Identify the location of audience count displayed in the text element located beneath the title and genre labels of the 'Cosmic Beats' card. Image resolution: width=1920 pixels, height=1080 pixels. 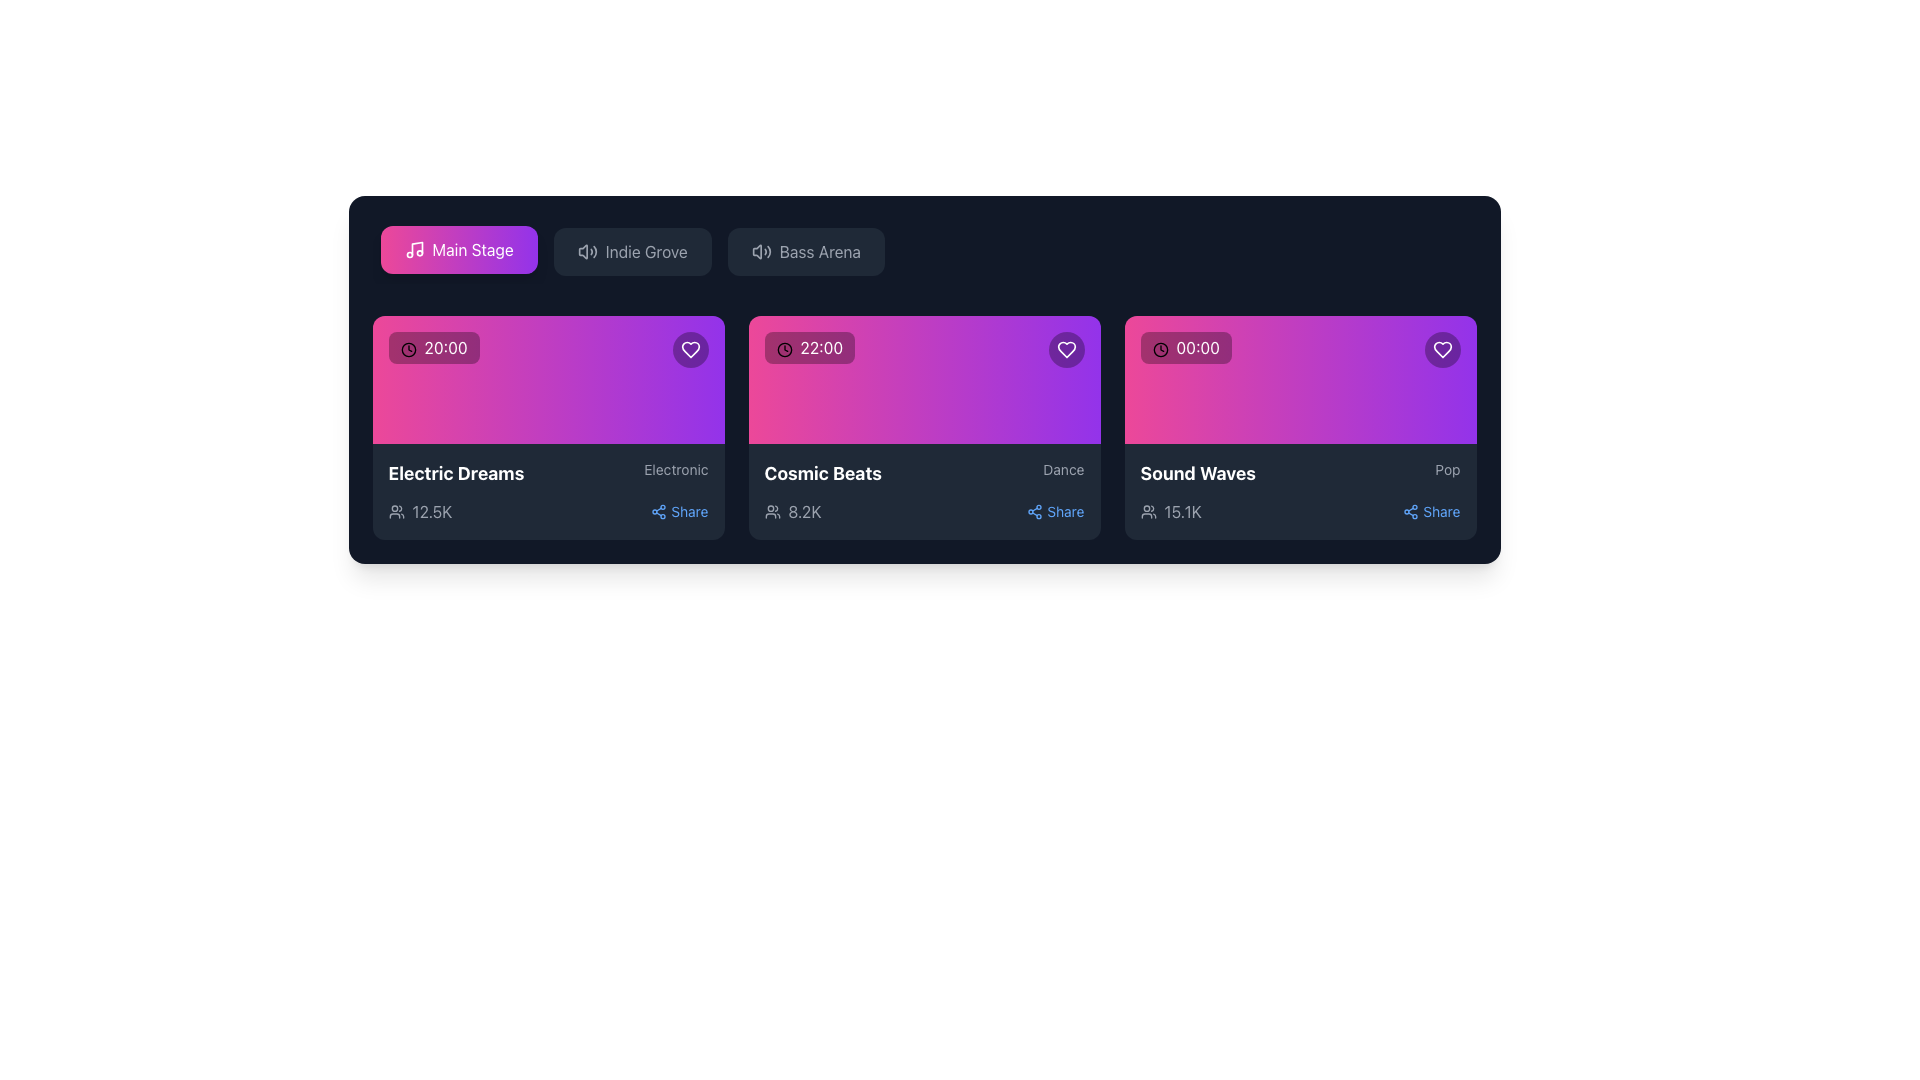
(791, 511).